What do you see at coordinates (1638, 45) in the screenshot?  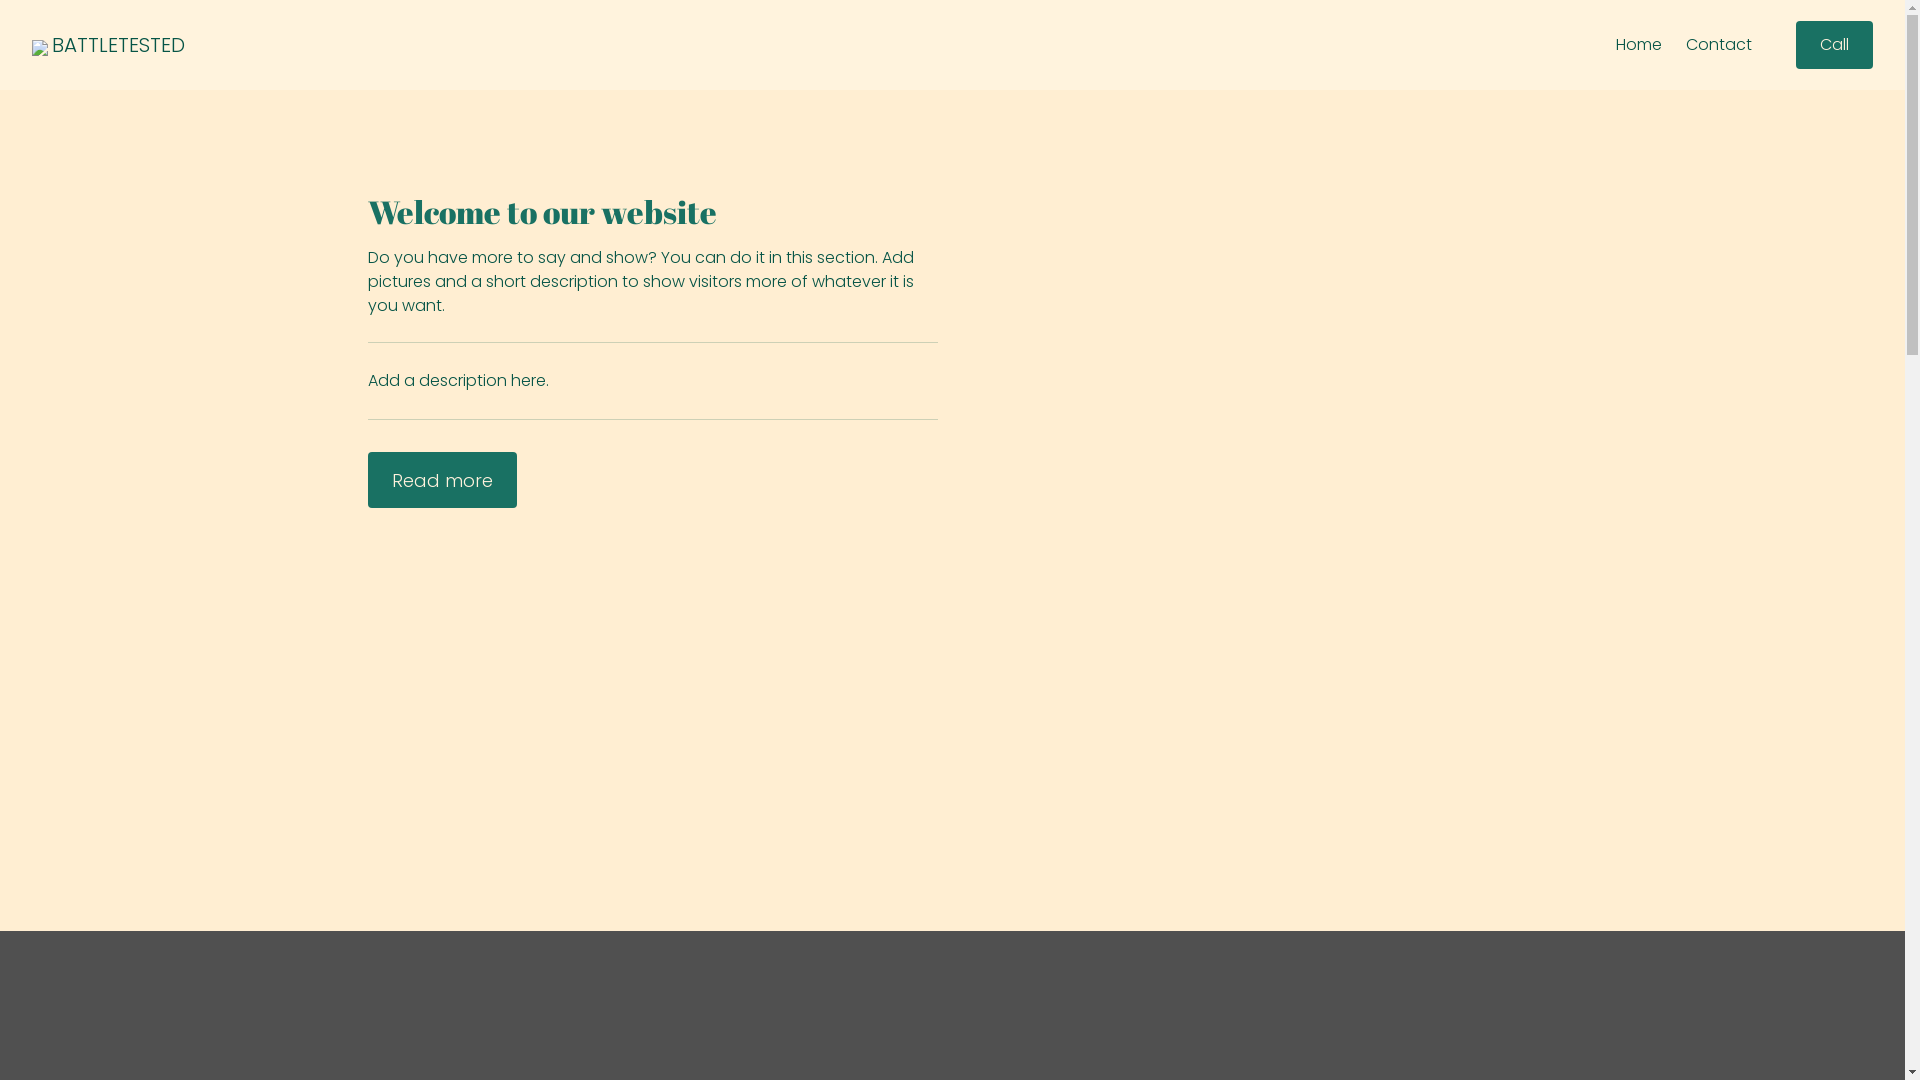 I see `'Home'` at bounding box center [1638, 45].